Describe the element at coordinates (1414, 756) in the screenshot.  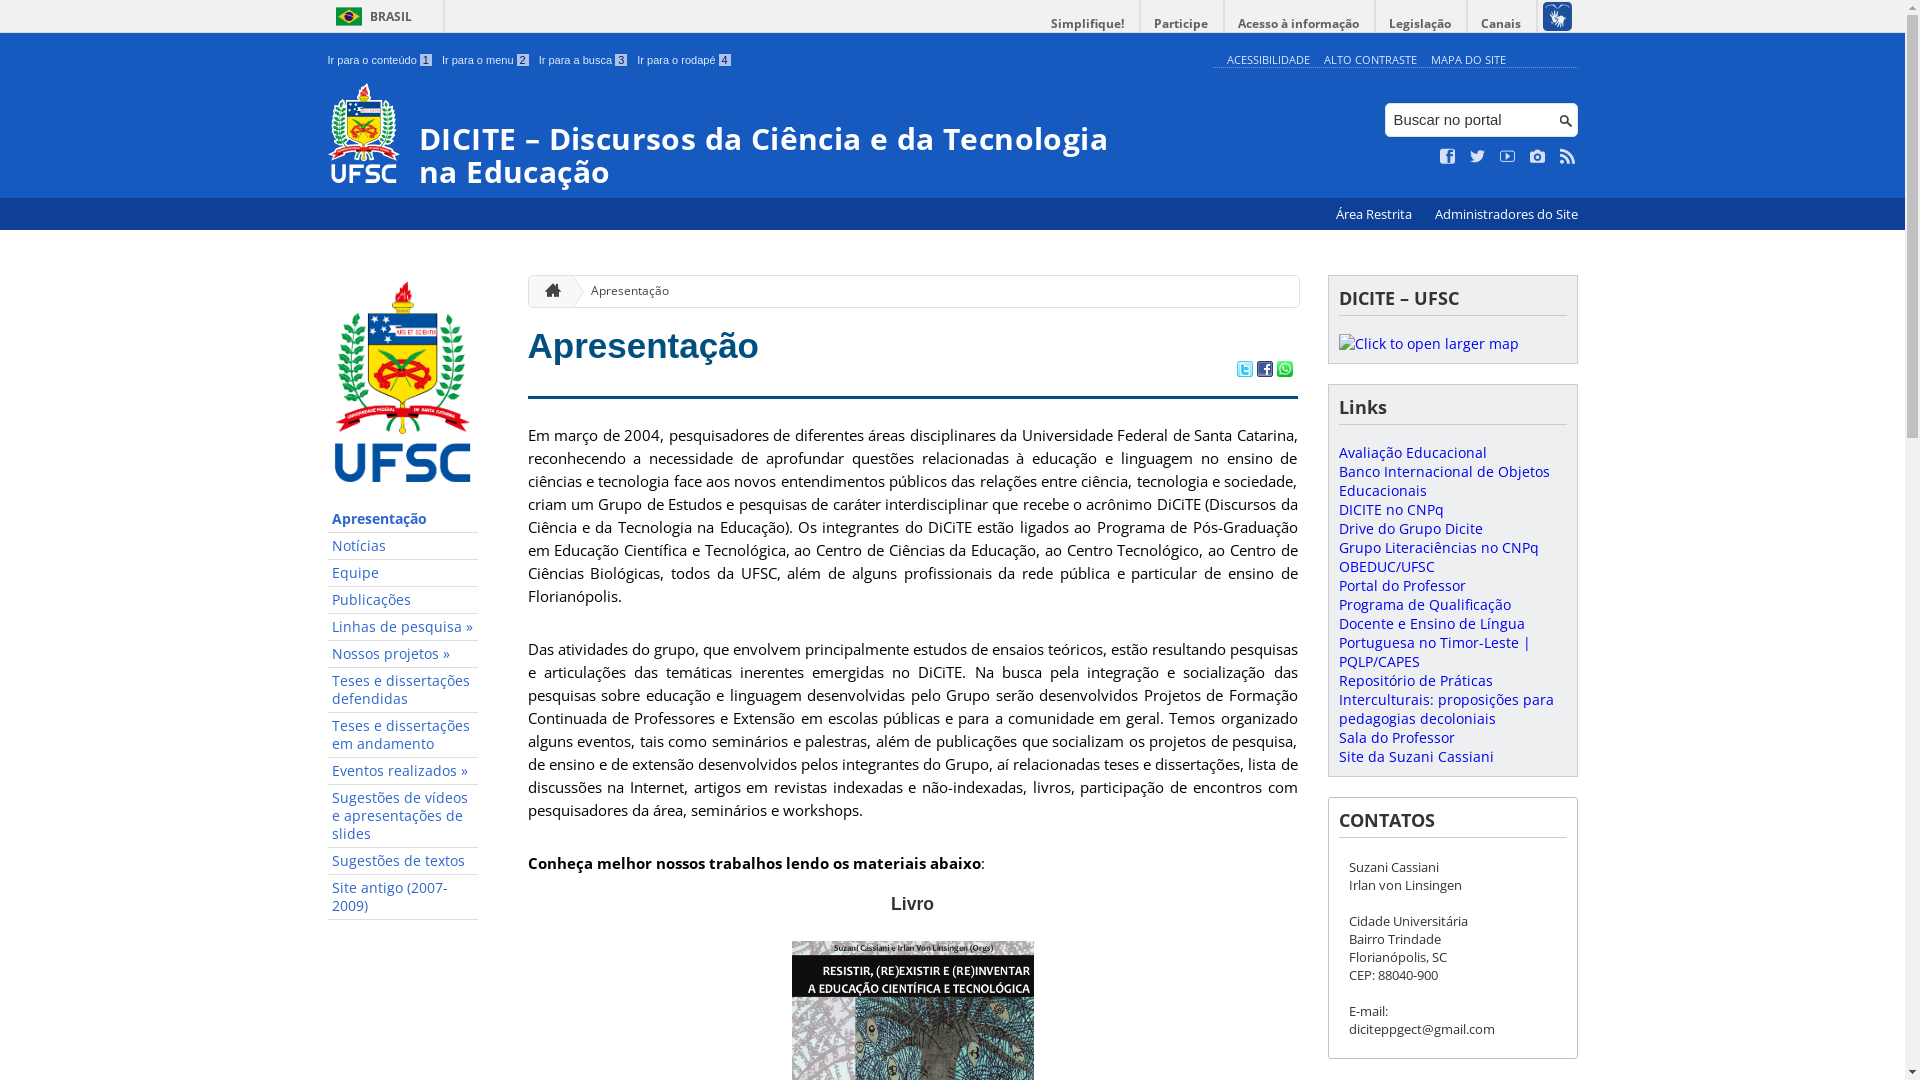
I see `'Site da Suzani Cassiani'` at that location.